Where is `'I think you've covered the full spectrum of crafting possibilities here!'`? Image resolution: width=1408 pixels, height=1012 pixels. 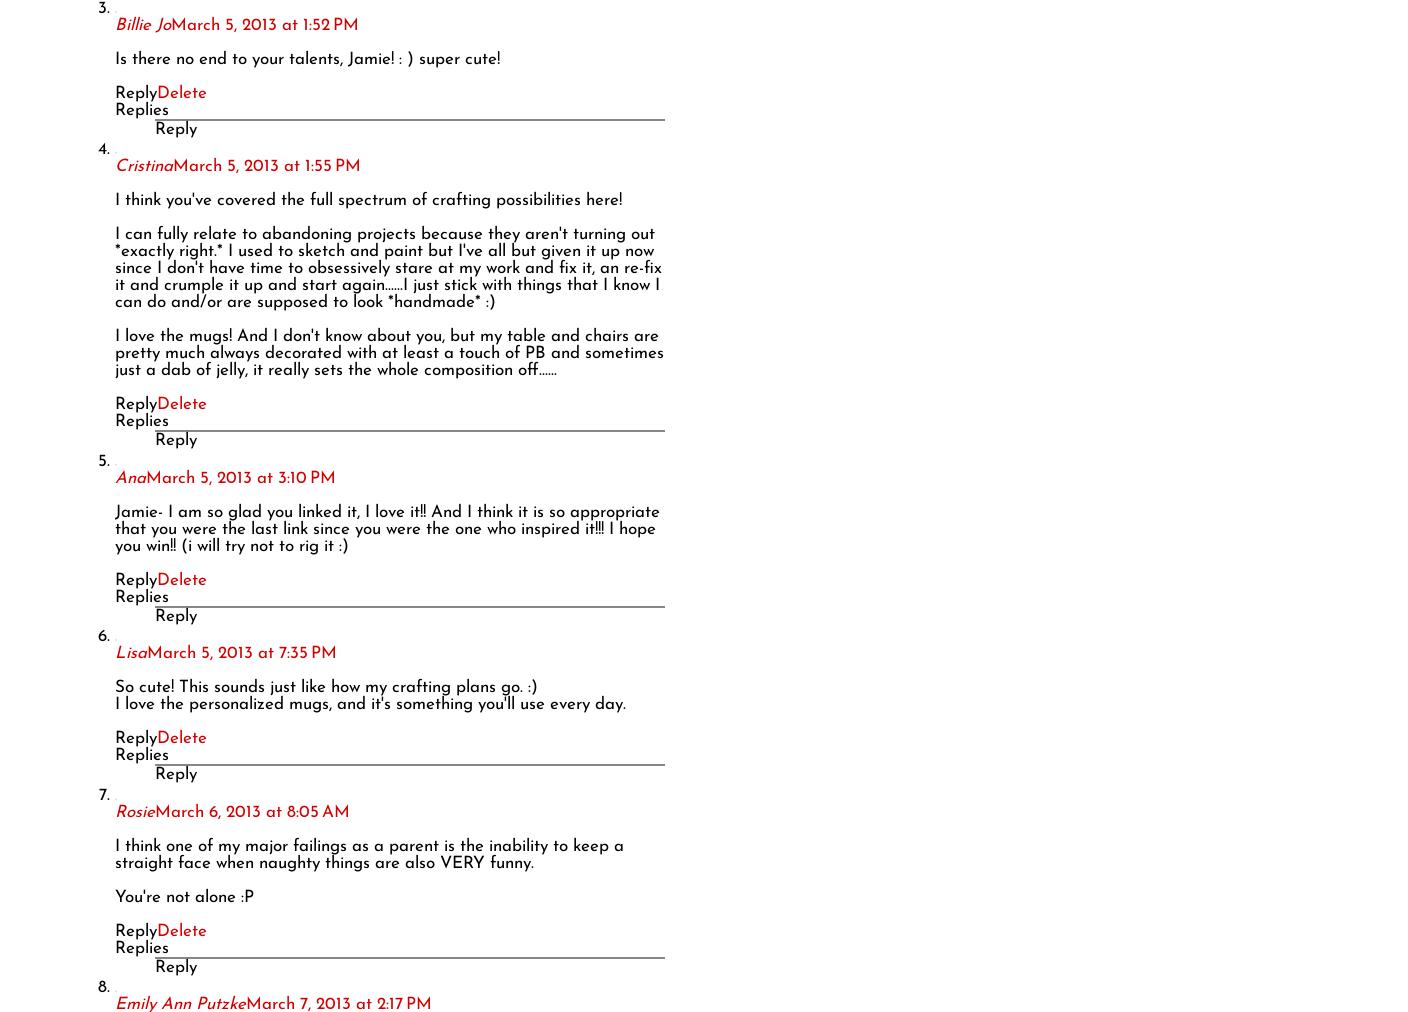
'I think you've covered the full spectrum of crafting possibilities here!' is located at coordinates (367, 200).